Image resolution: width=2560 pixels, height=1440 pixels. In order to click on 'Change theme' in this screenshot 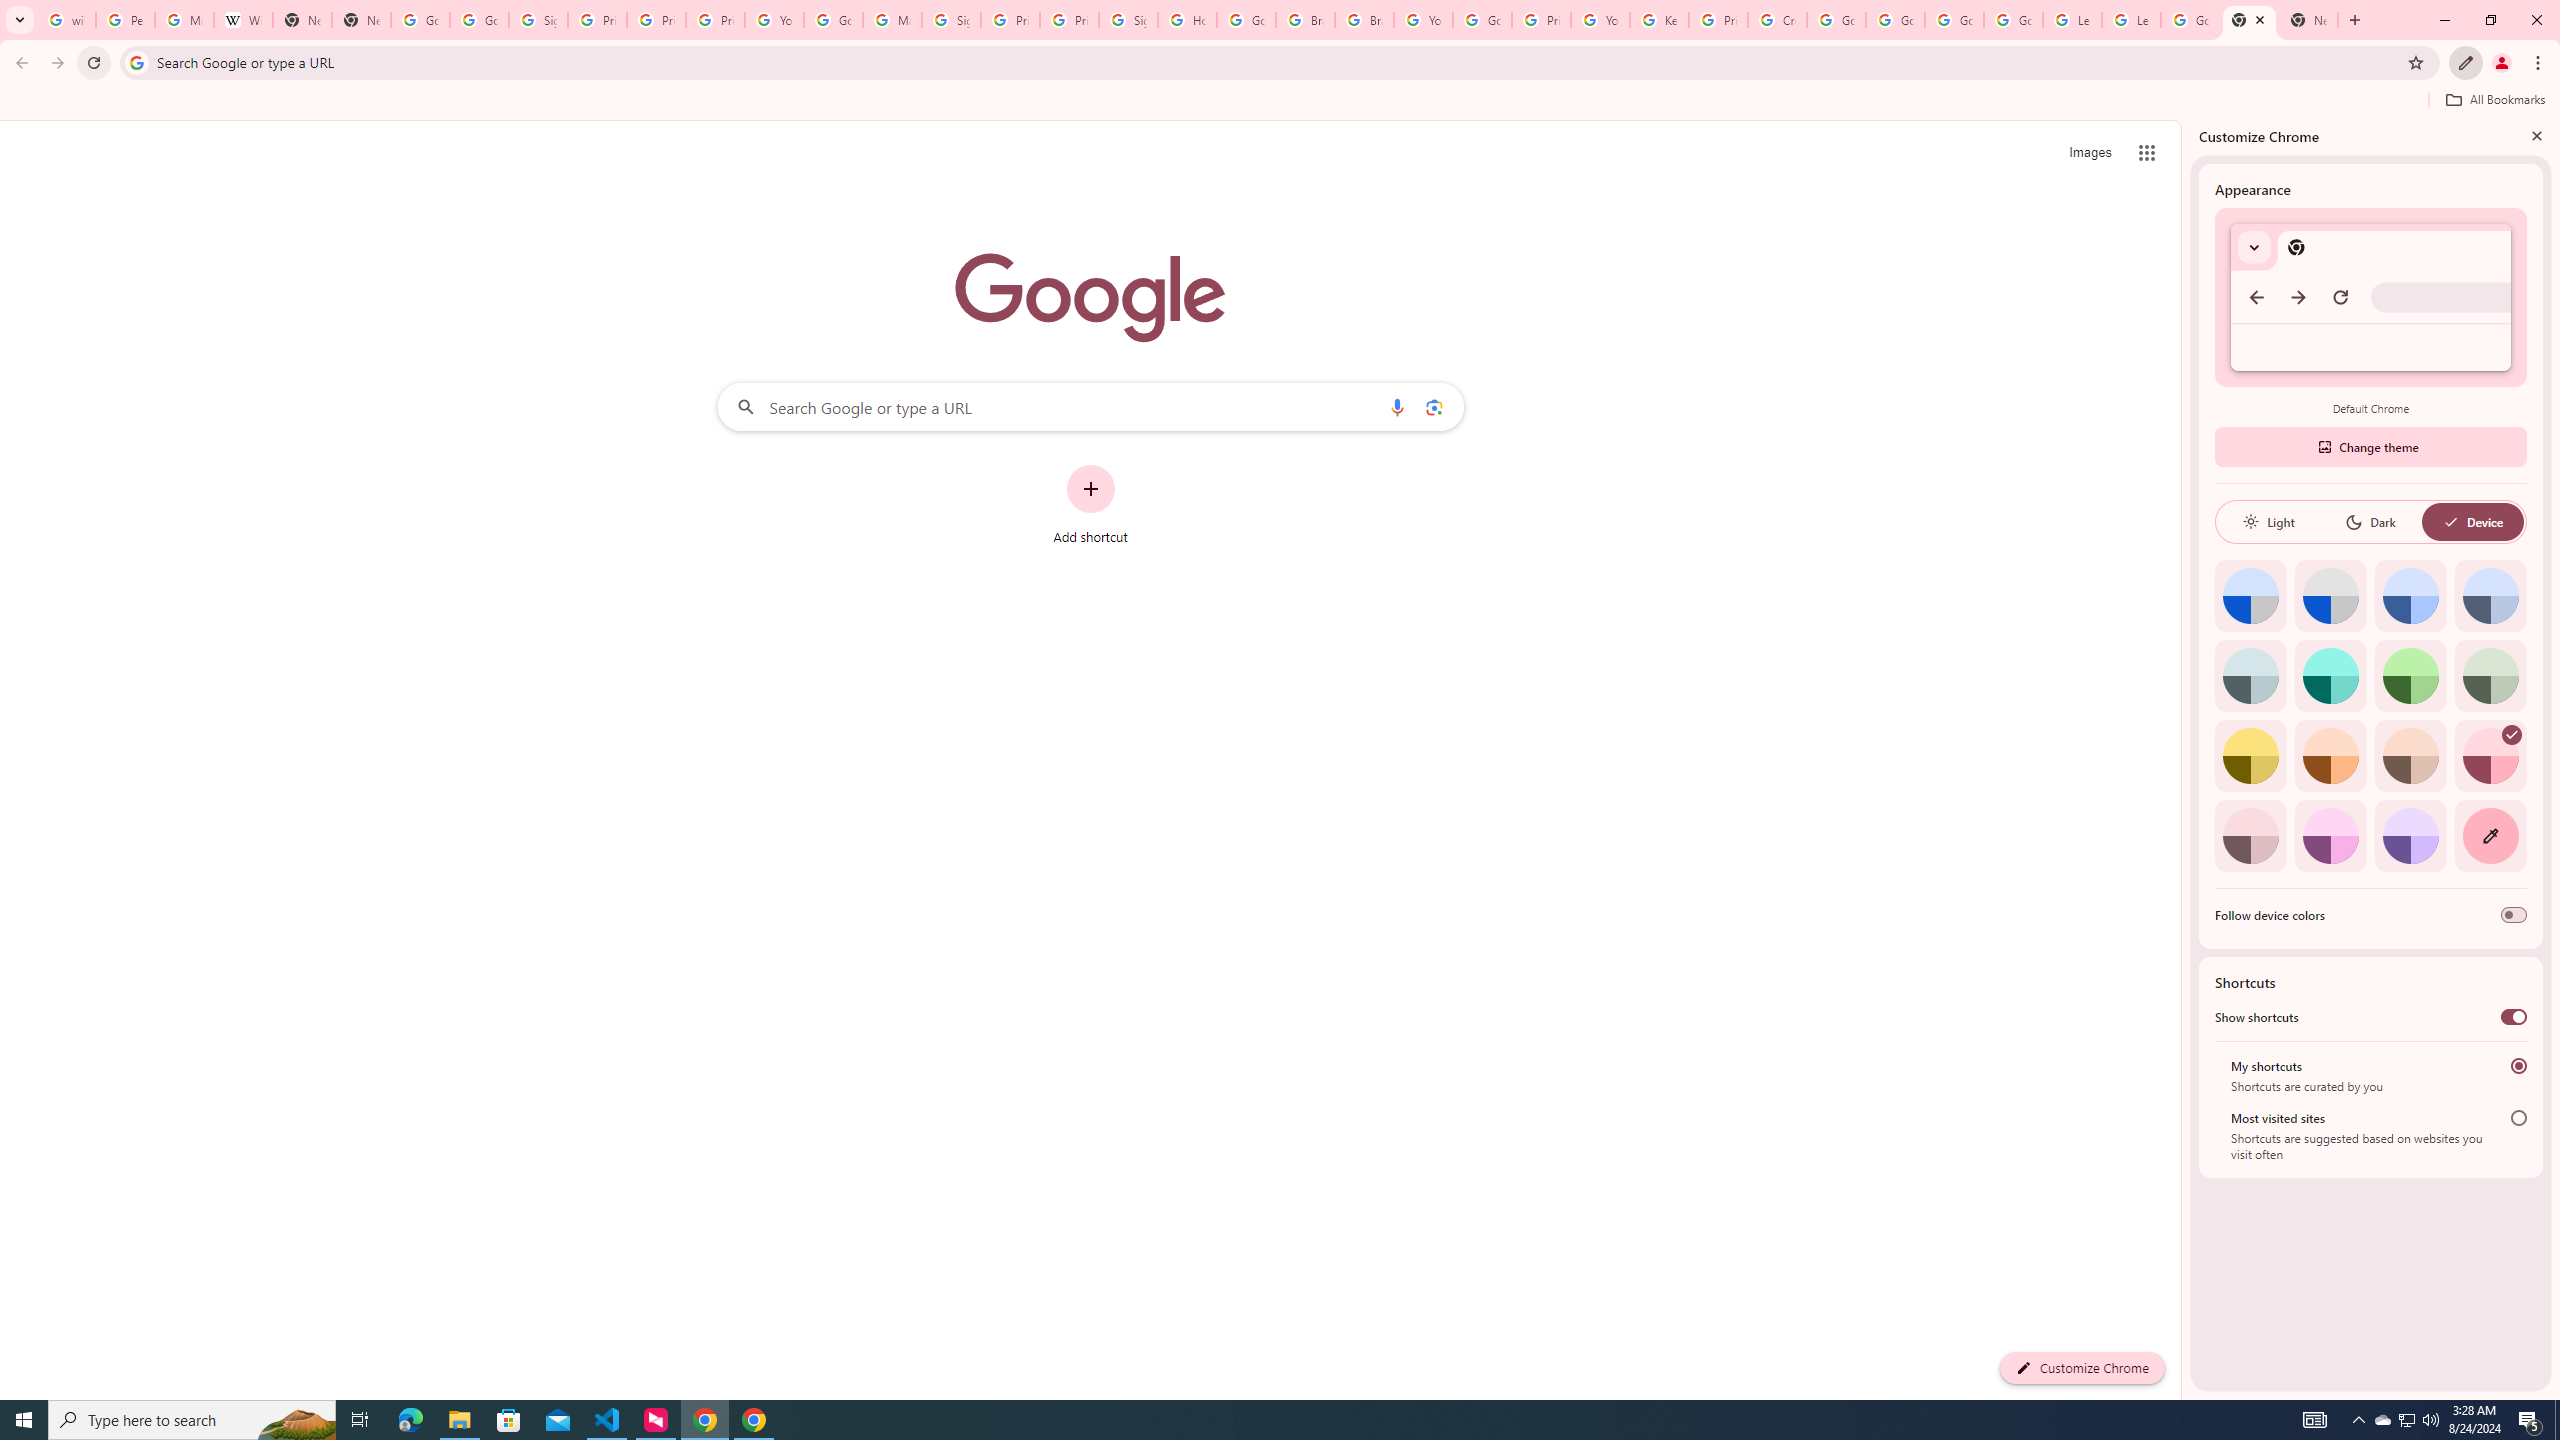, I will do `click(2369, 447)`.